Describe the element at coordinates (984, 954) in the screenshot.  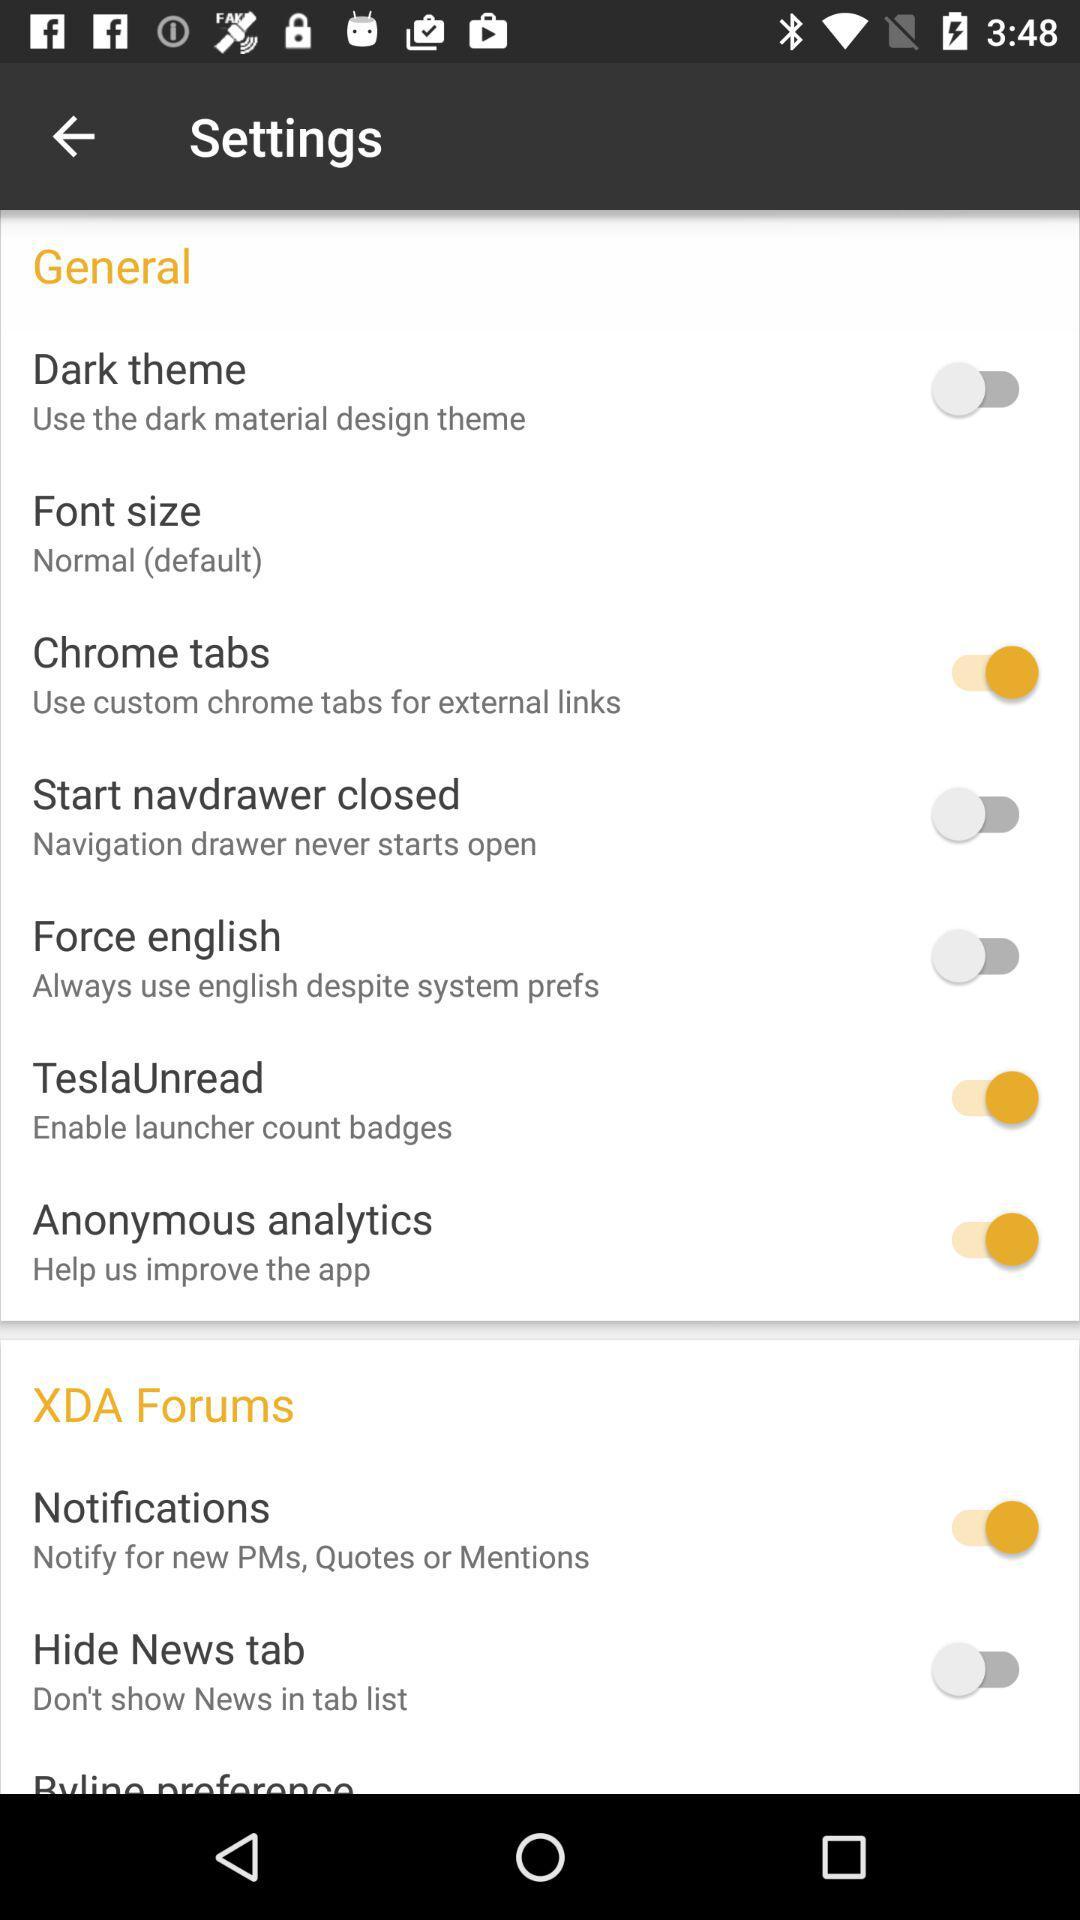
I see `force english on` at that location.